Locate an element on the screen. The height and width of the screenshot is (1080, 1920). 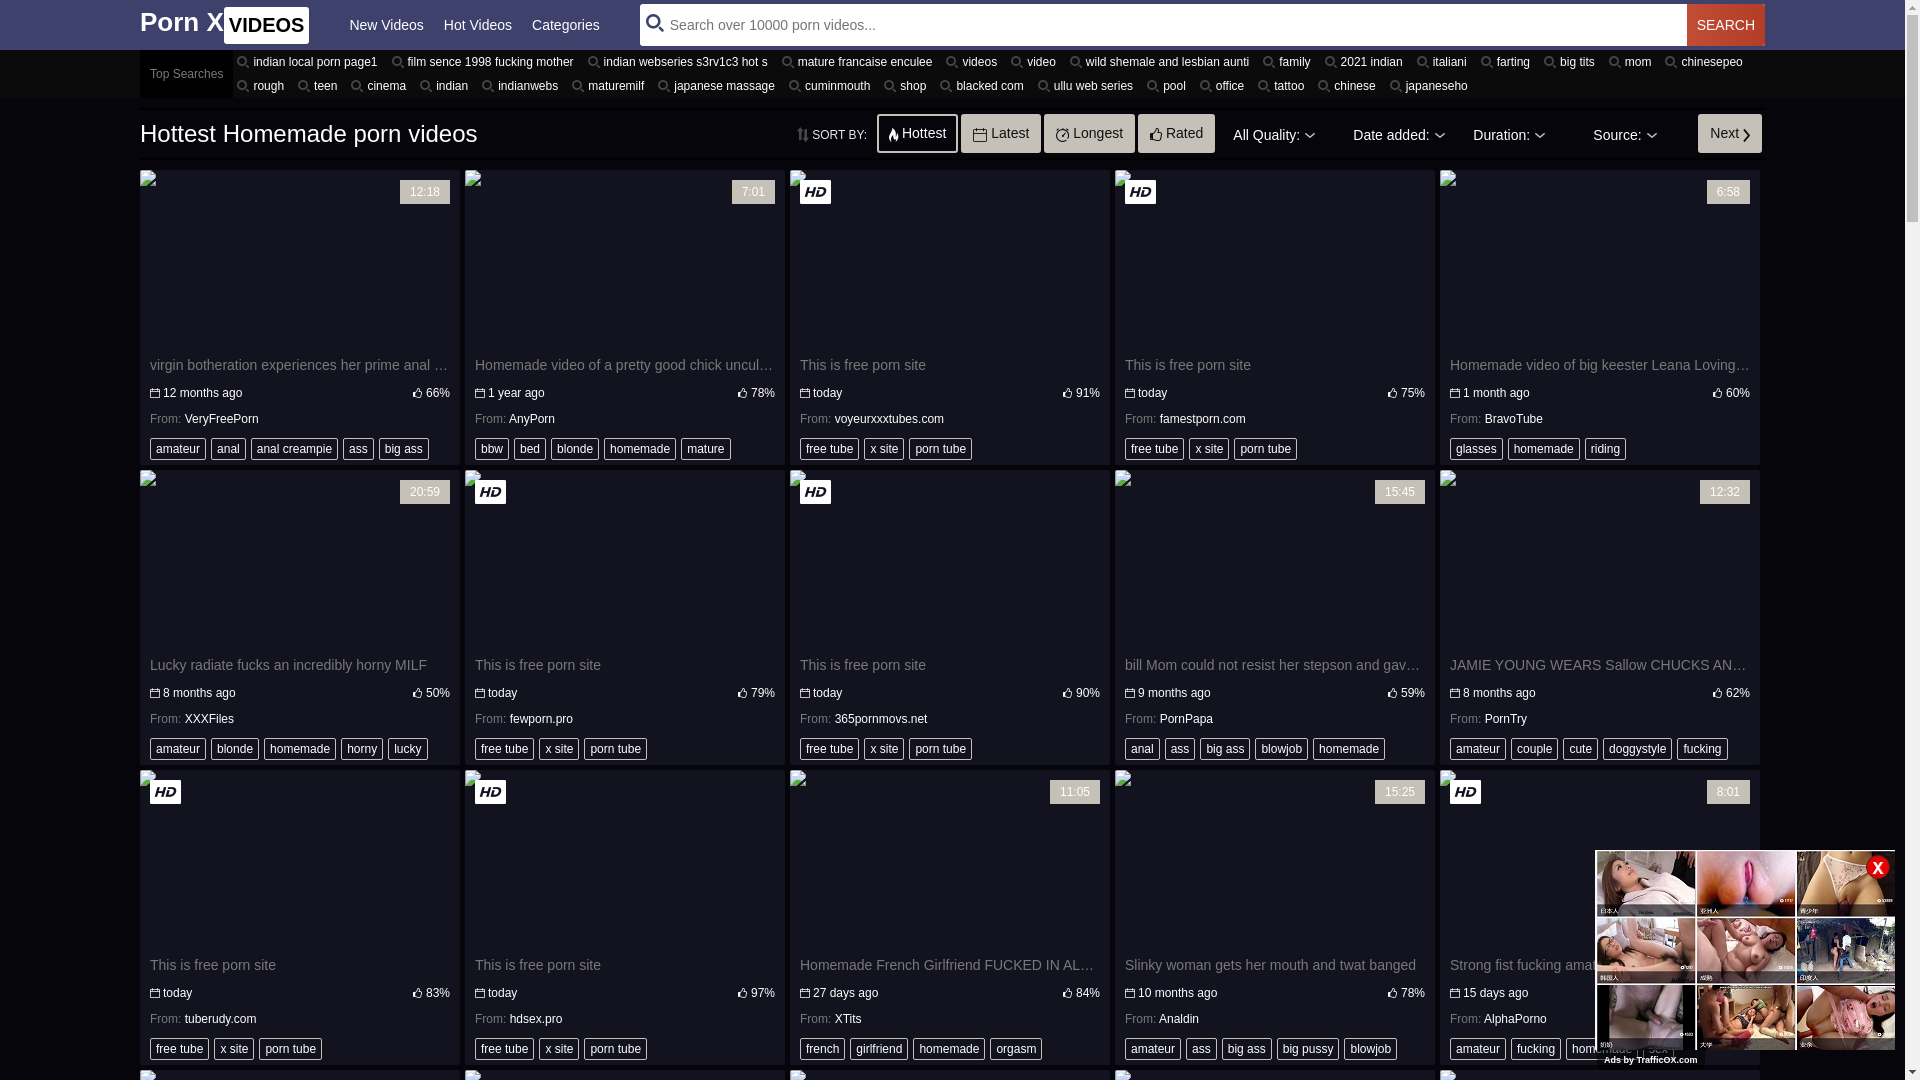
'big pussy' is located at coordinates (1308, 1048).